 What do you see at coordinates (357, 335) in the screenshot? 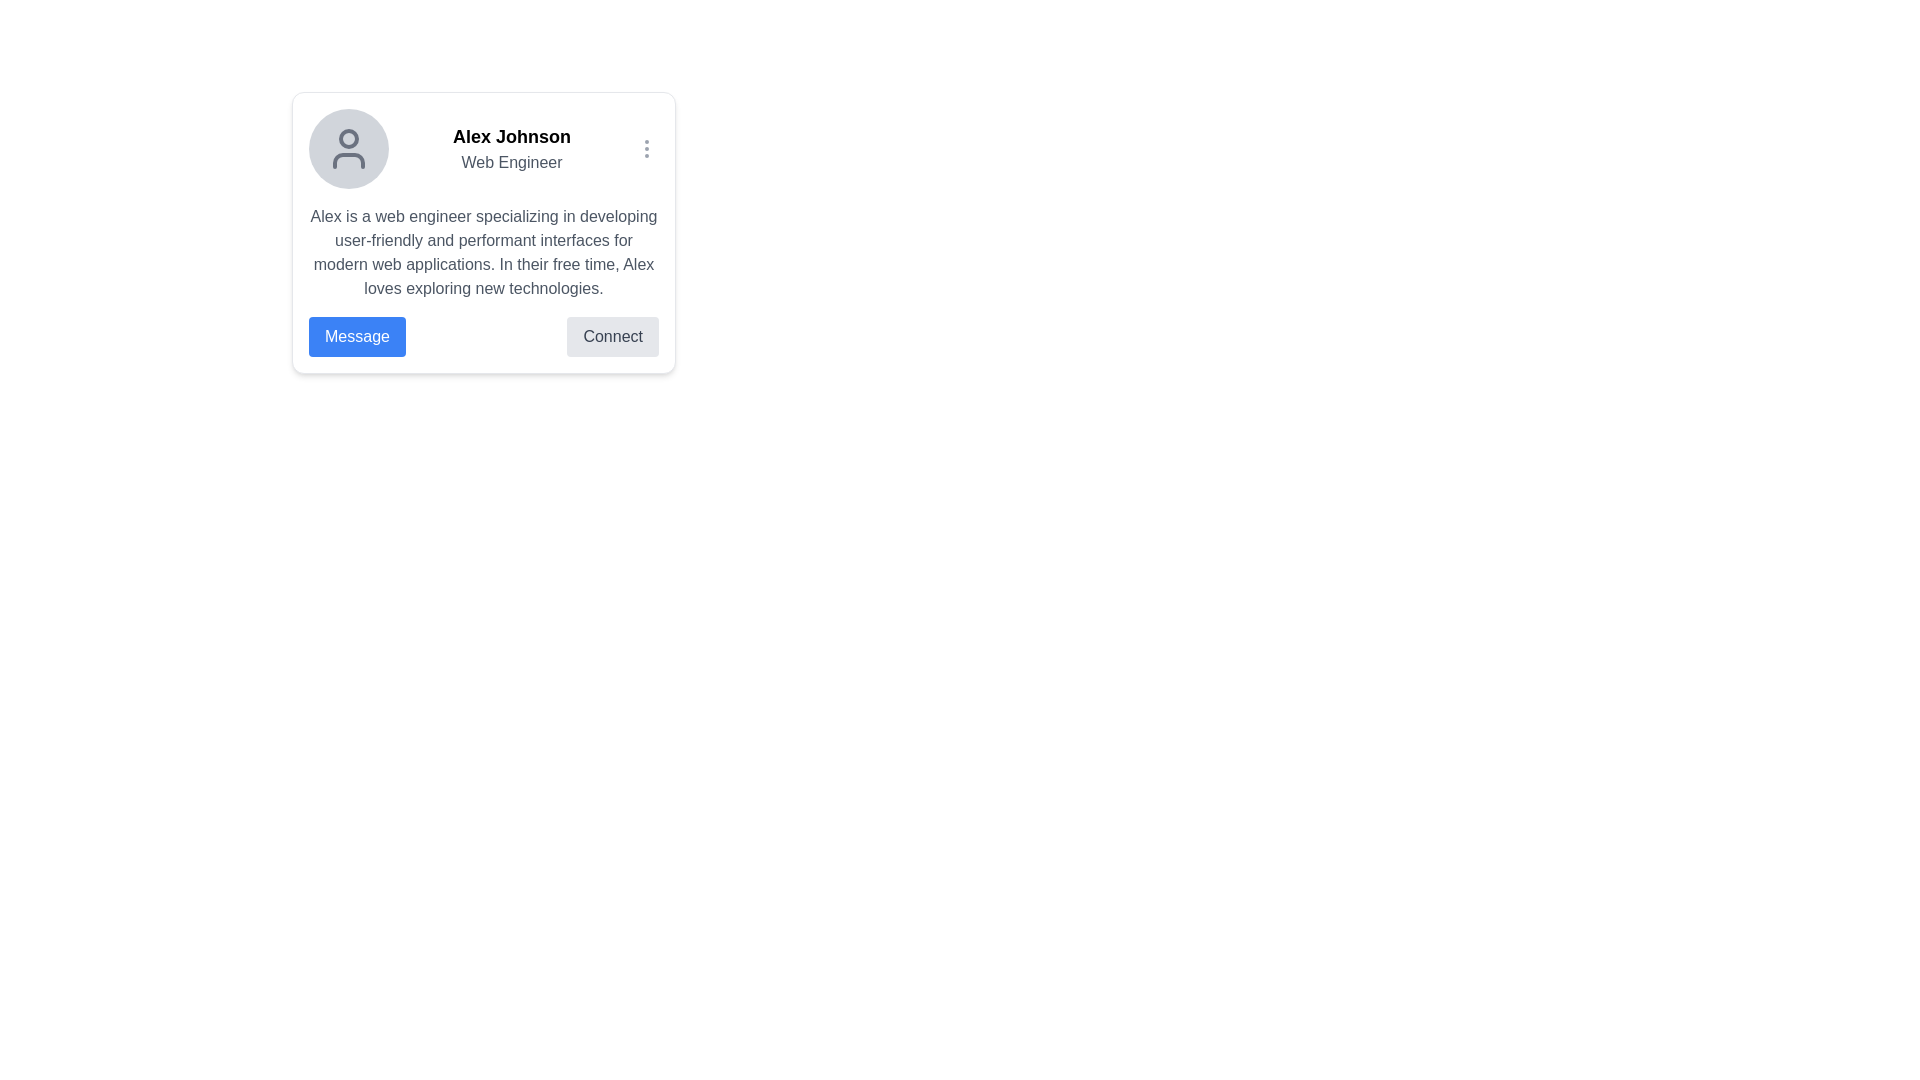
I see `the blue rectangular button labeled 'Message' with white text to initiate messaging` at bounding box center [357, 335].